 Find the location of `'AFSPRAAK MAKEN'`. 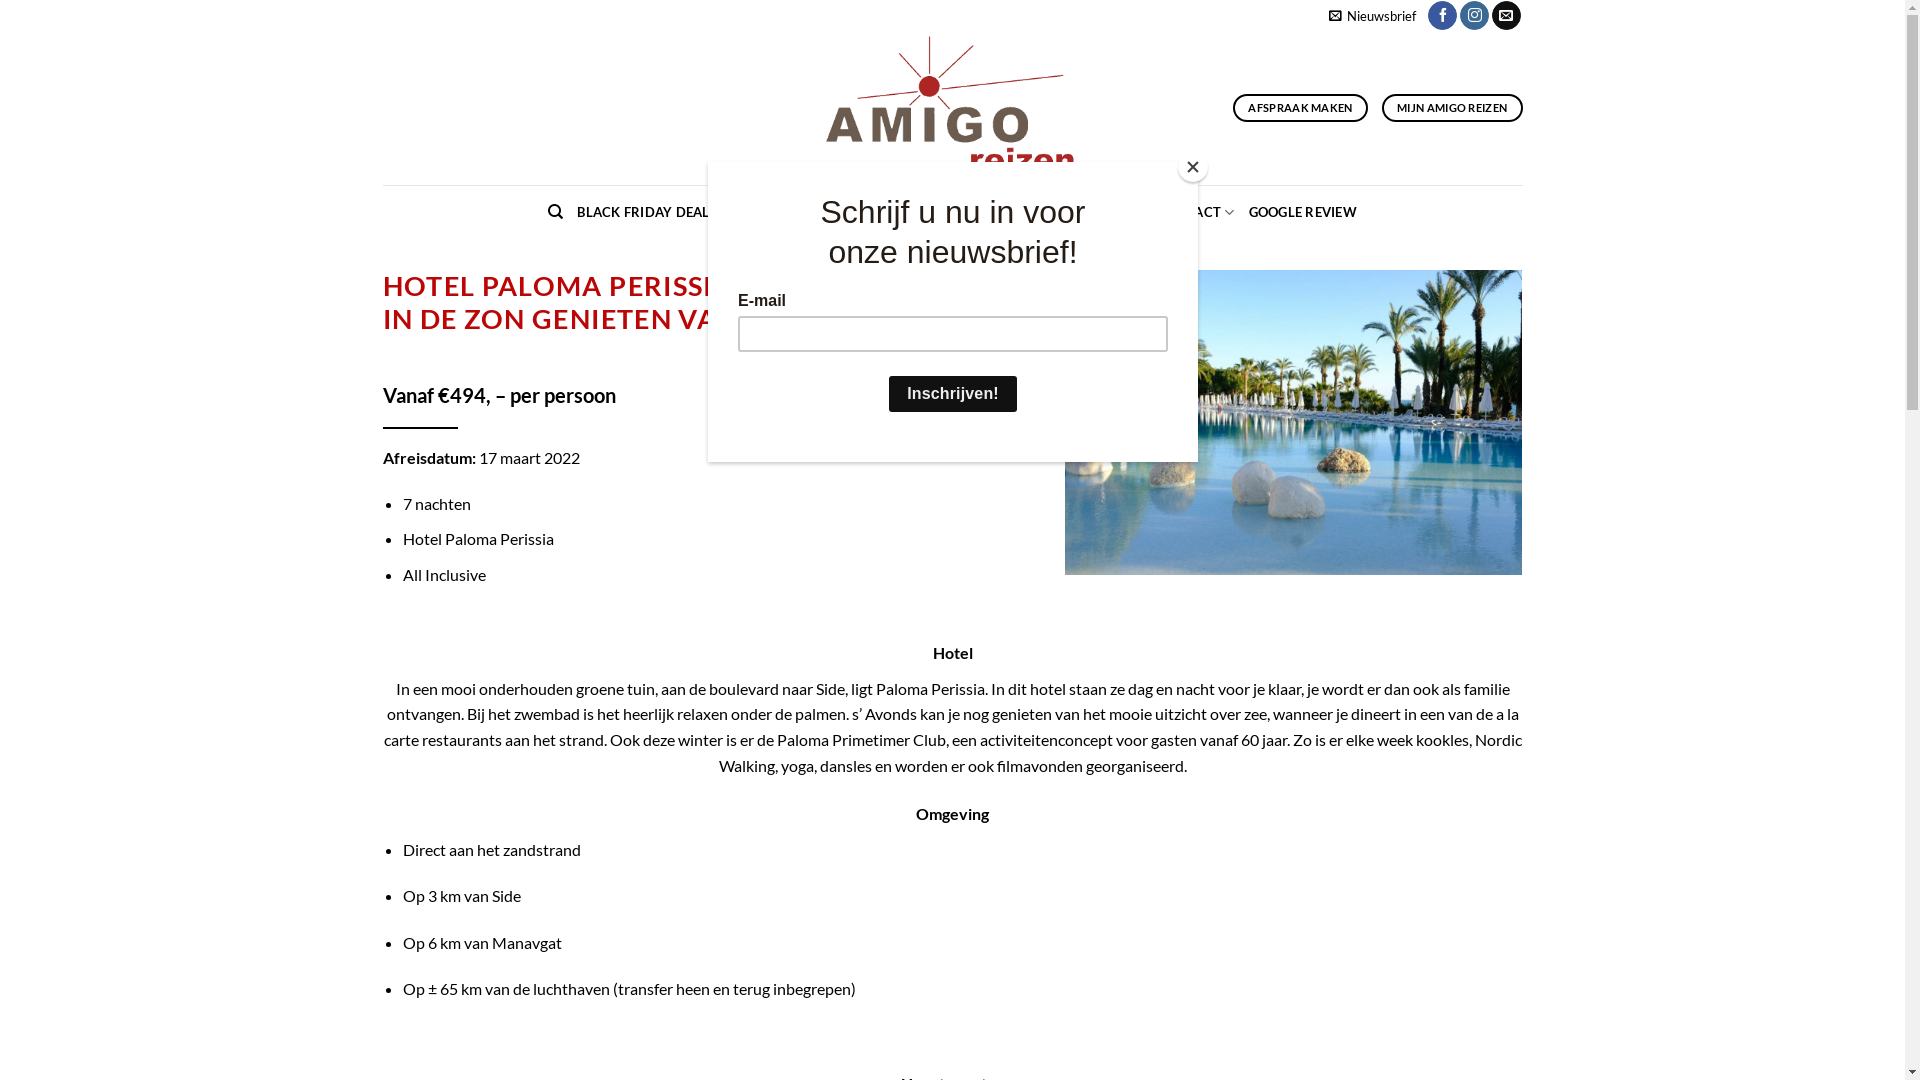

'AFSPRAAK MAKEN' is located at coordinates (1232, 108).